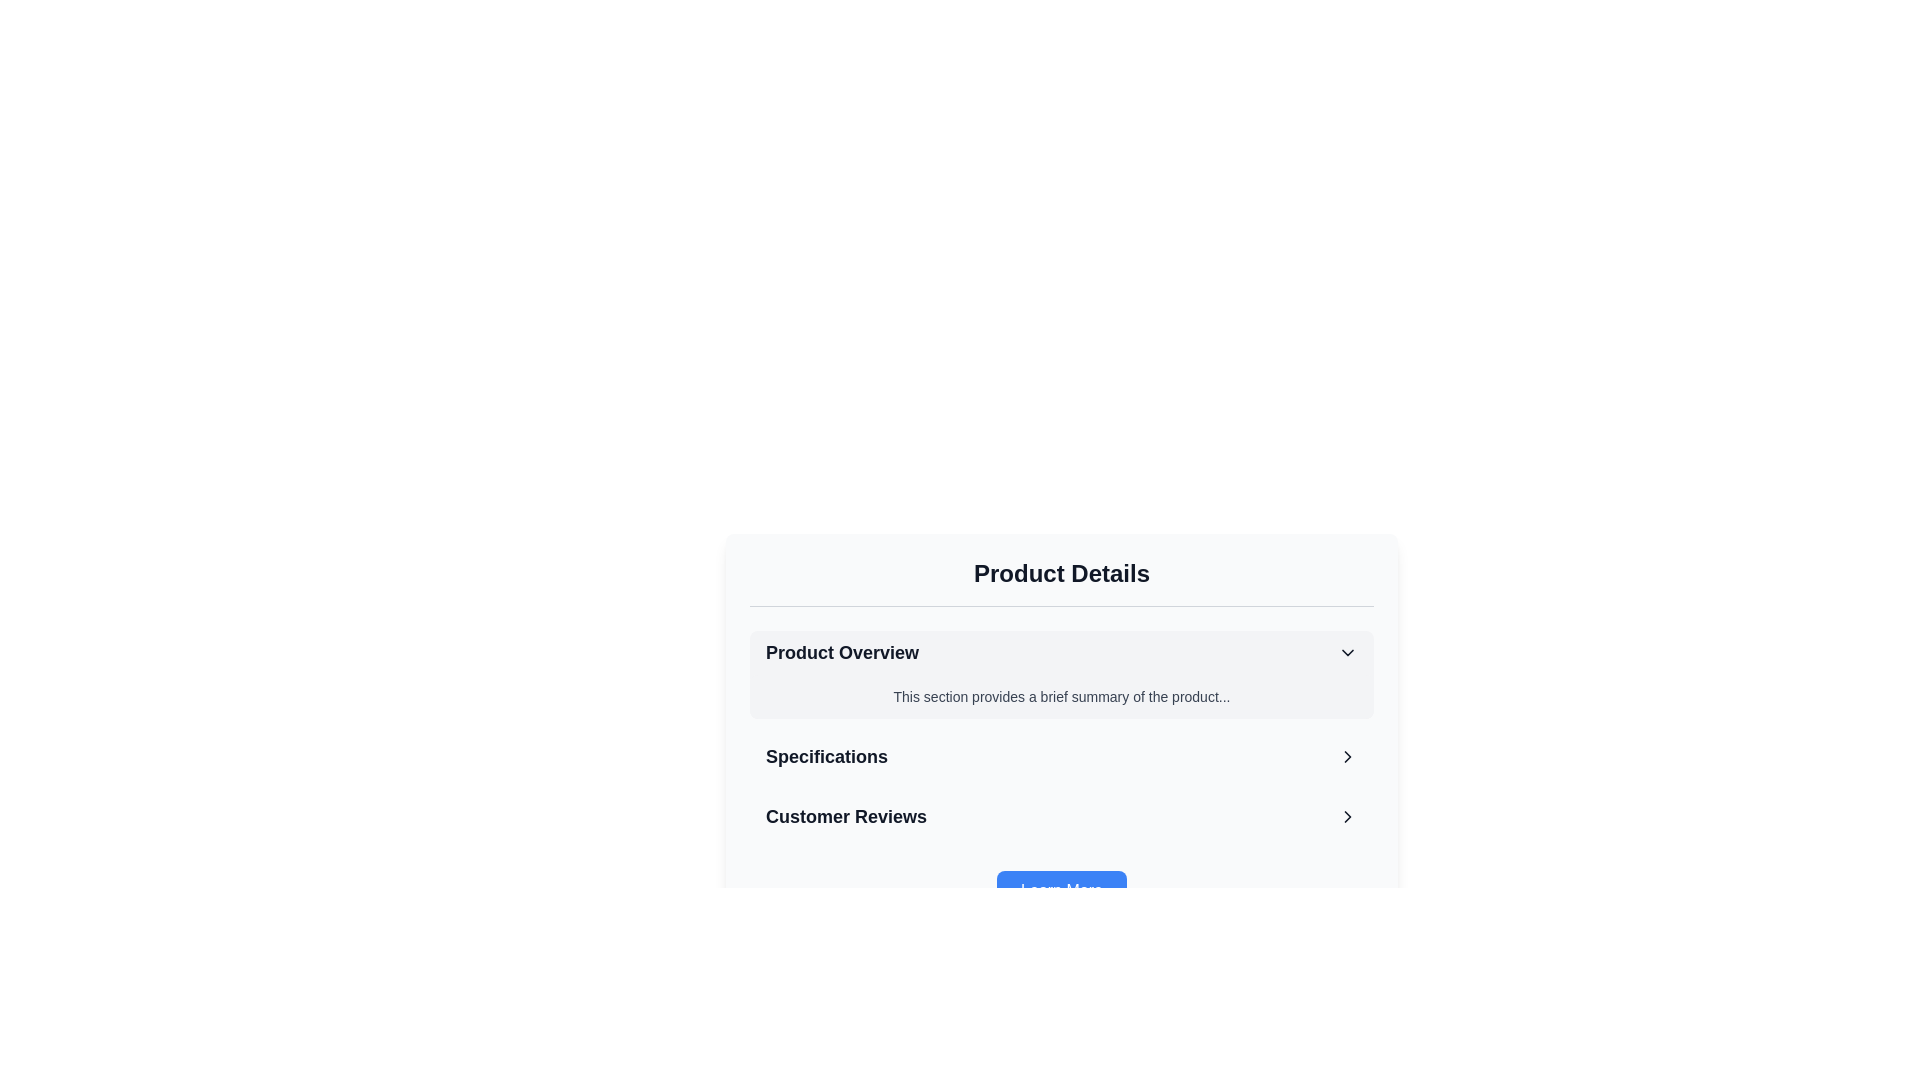 This screenshot has height=1080, width=1920. Describe the element at coordinates (1348, 756) in the screenshot. I see `the right-facing chevron icon used for navigating or expanding sections located in the Specification section of the interface` at that location.